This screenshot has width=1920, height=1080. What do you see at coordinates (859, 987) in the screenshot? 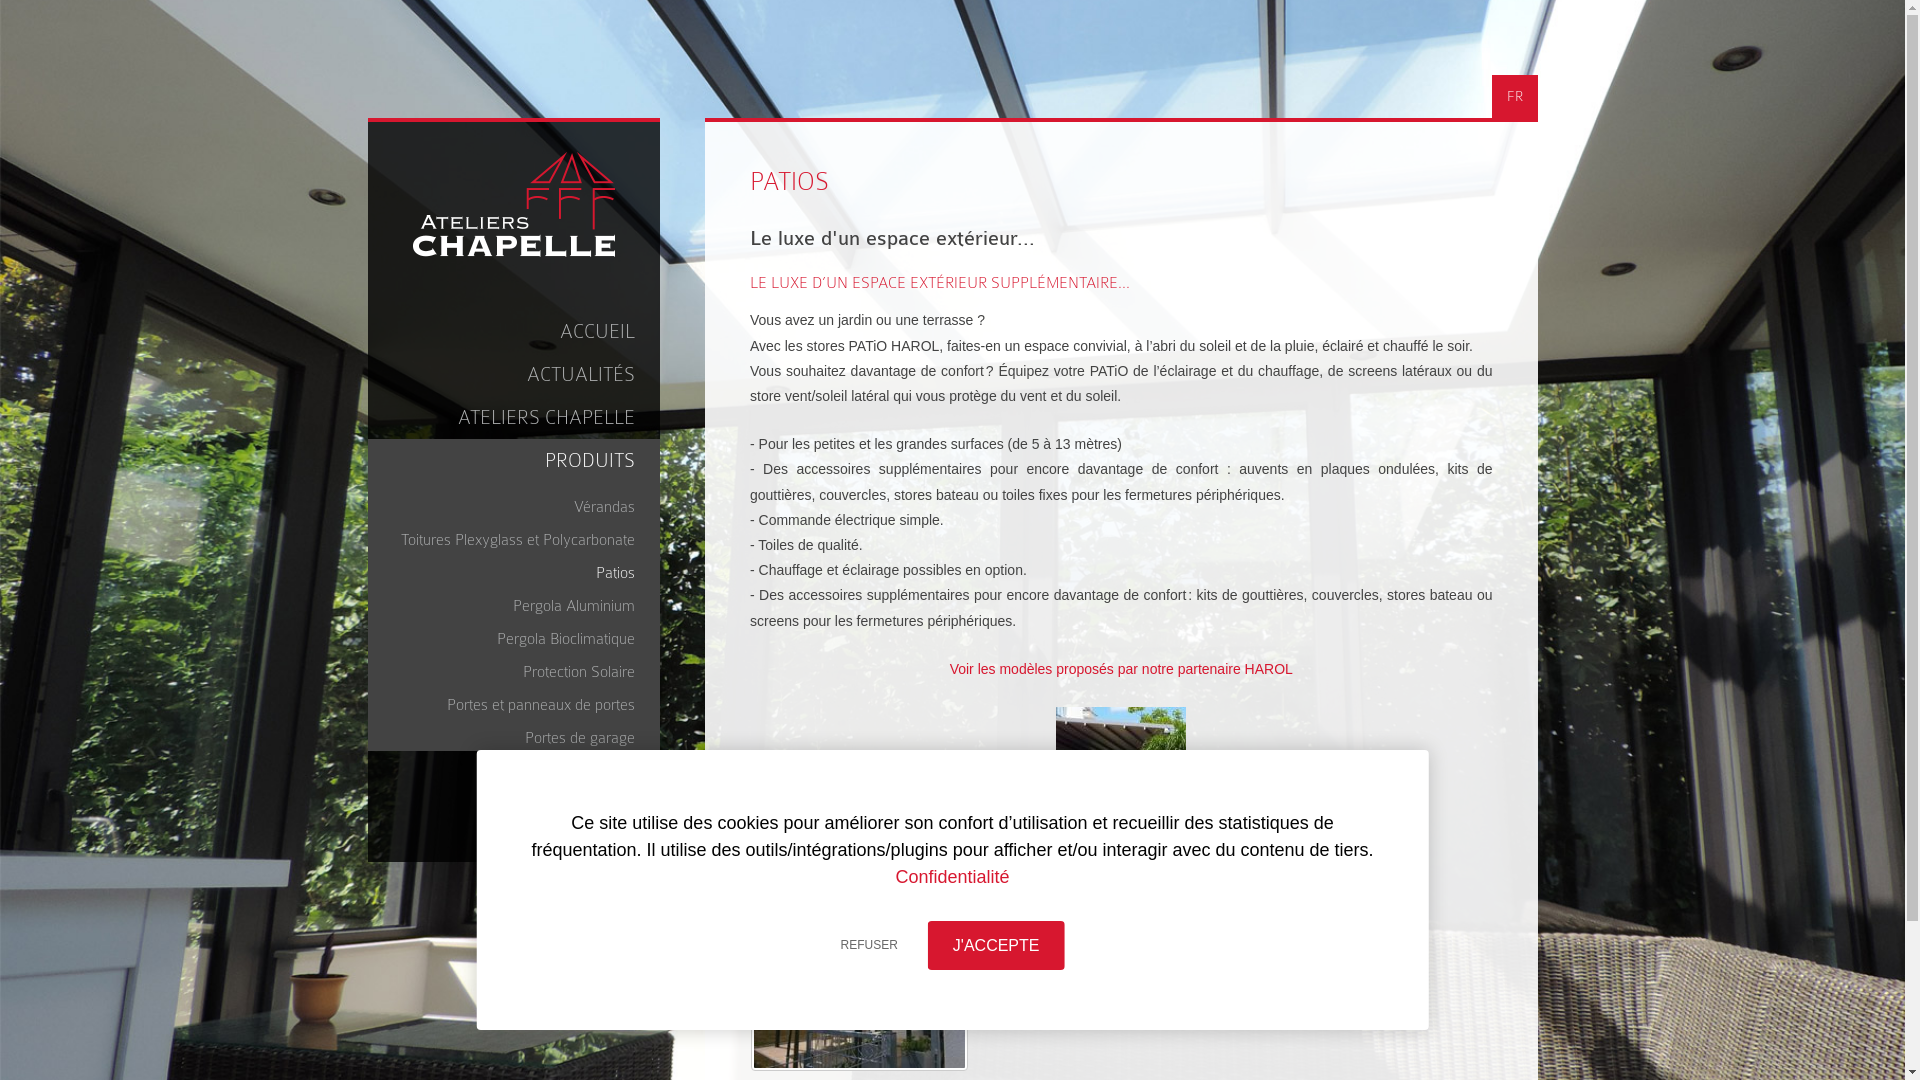
I see `'patio - Patios - Produits'` at bounding box center [859, 987].